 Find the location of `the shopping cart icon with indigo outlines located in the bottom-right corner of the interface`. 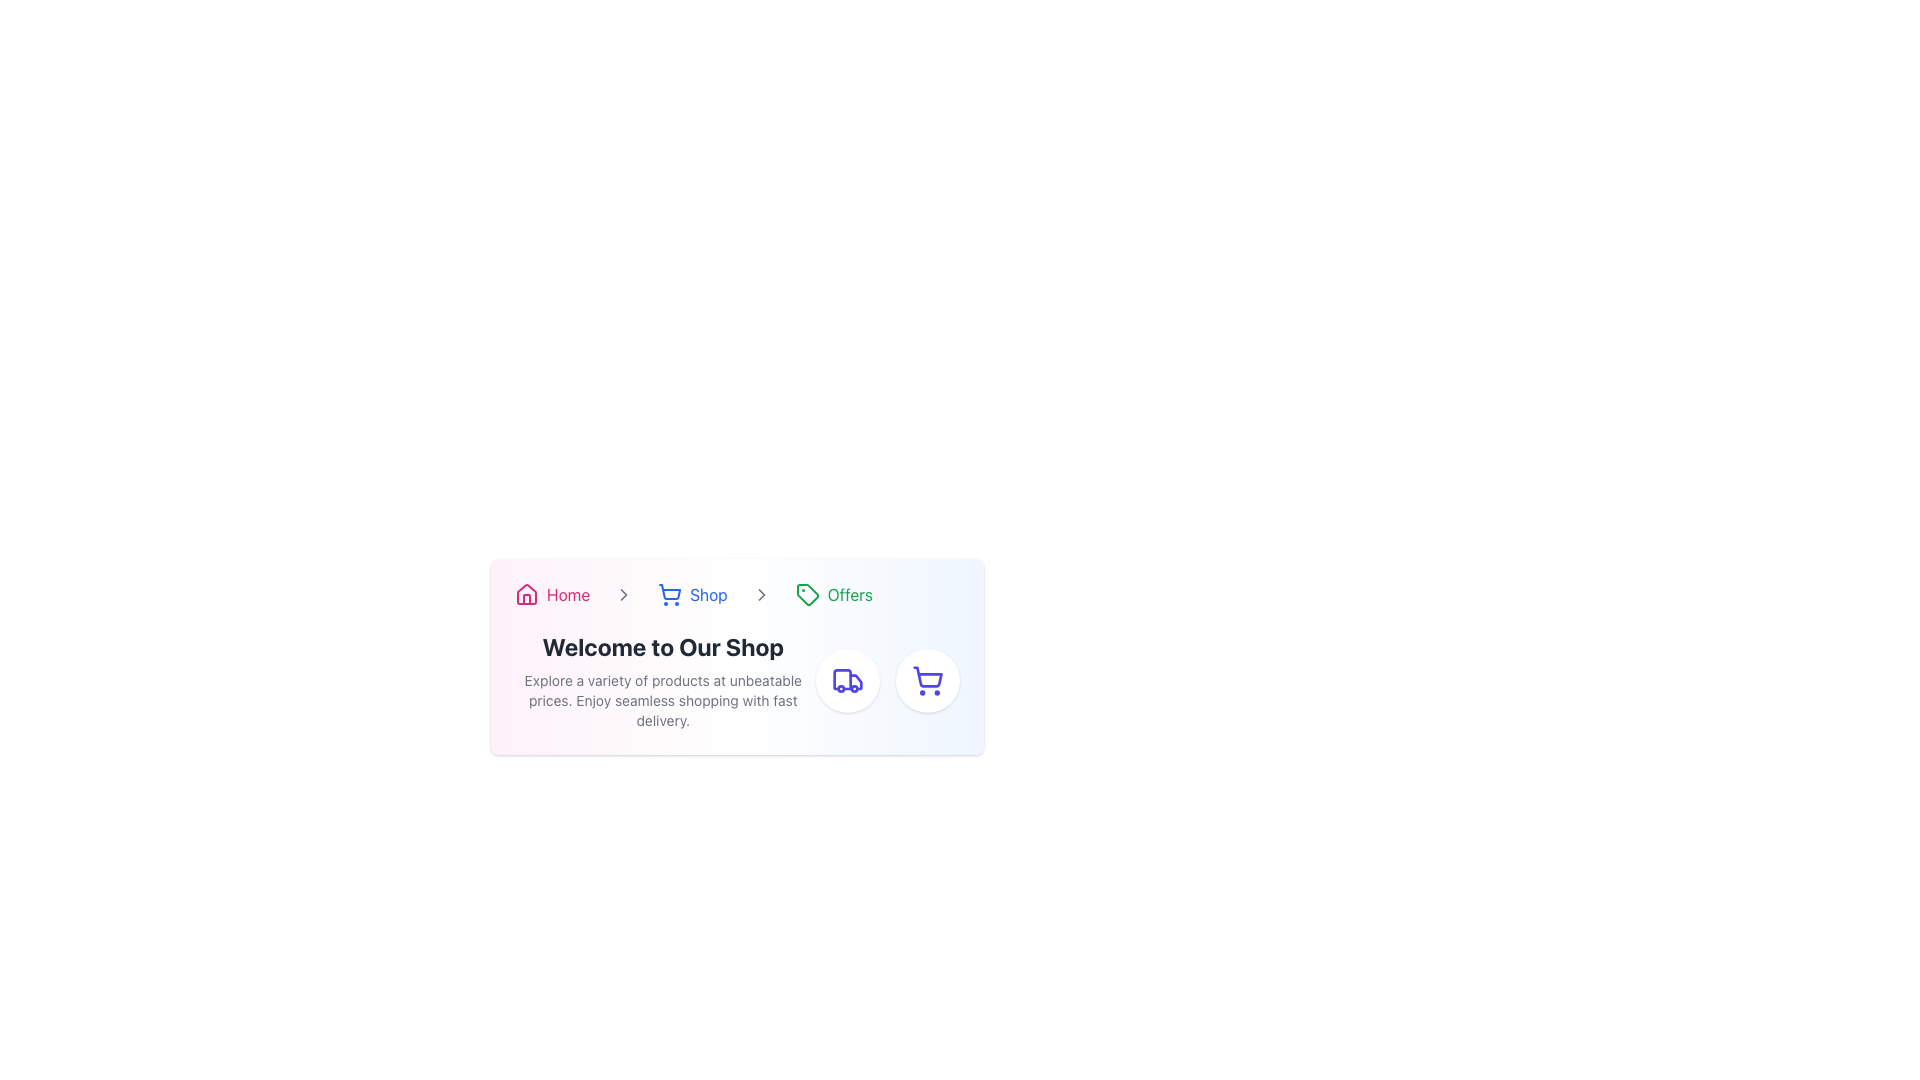

the shopping cart icon with indigo outlines located in the bottom-right corner of the interface is located at coordinates (926, 680).